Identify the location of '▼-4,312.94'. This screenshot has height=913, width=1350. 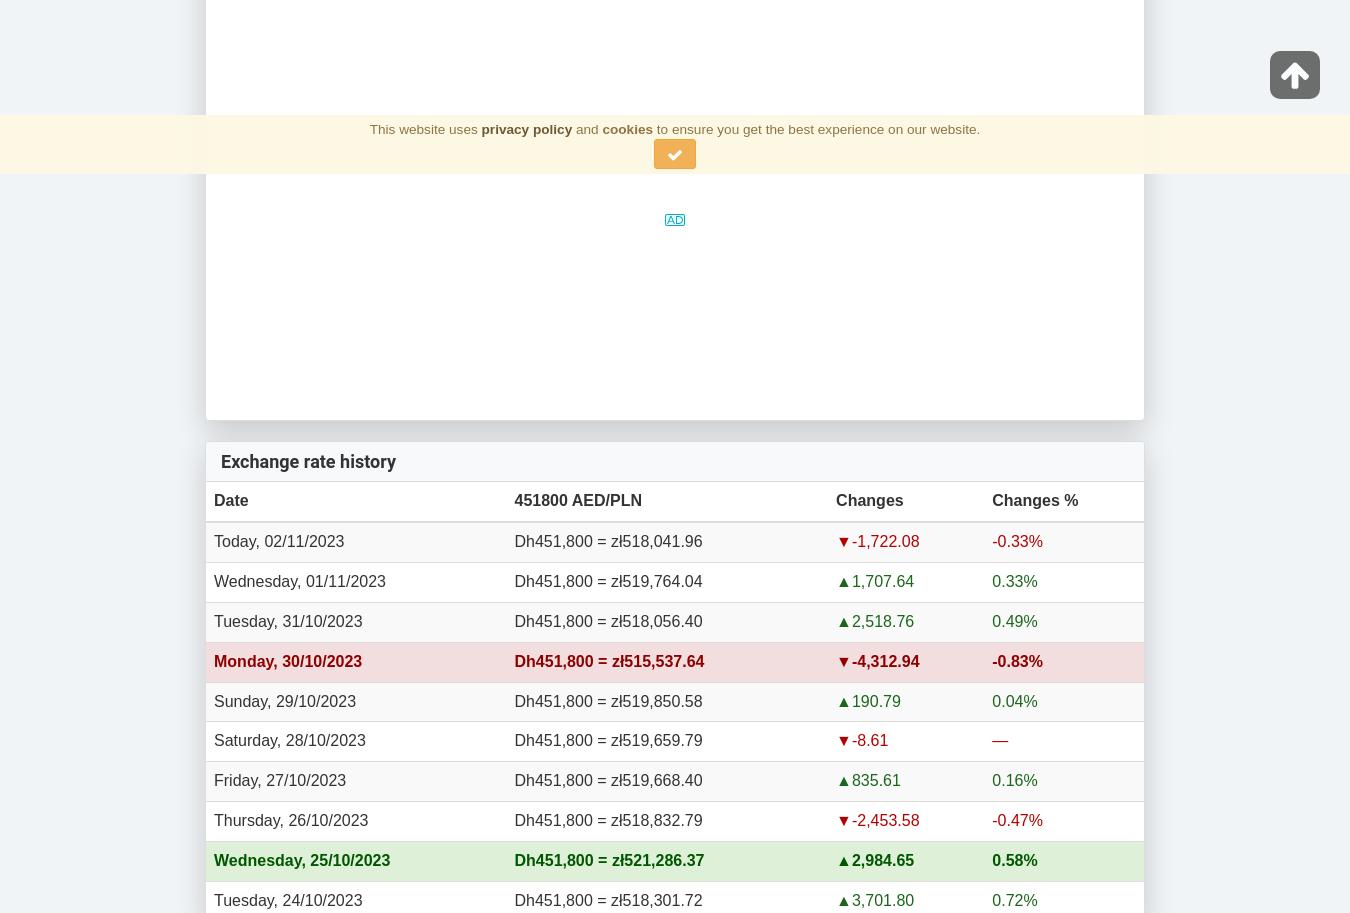
(877, 659).